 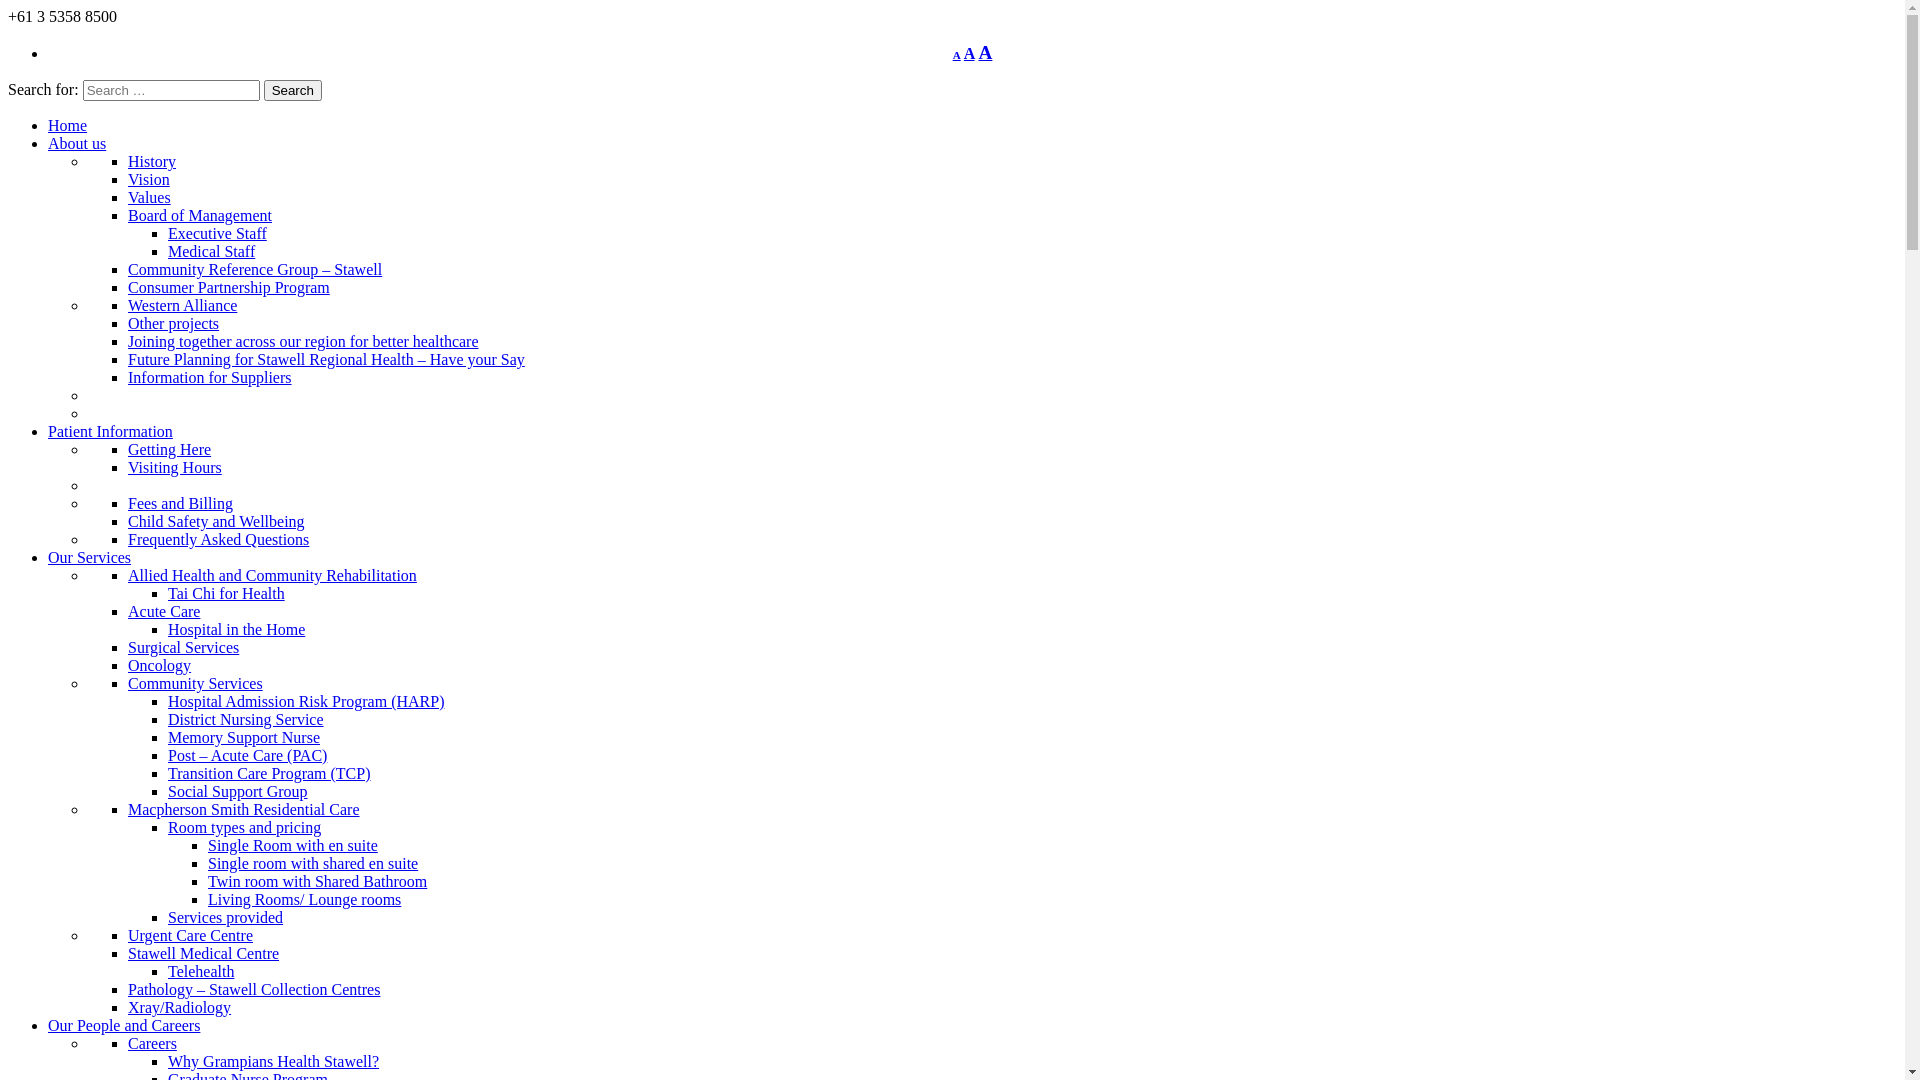 What do you see at coordinates (244, 718) in the screenshot?
I see `'District Nursing Service'` at bounding box center [244, 718].